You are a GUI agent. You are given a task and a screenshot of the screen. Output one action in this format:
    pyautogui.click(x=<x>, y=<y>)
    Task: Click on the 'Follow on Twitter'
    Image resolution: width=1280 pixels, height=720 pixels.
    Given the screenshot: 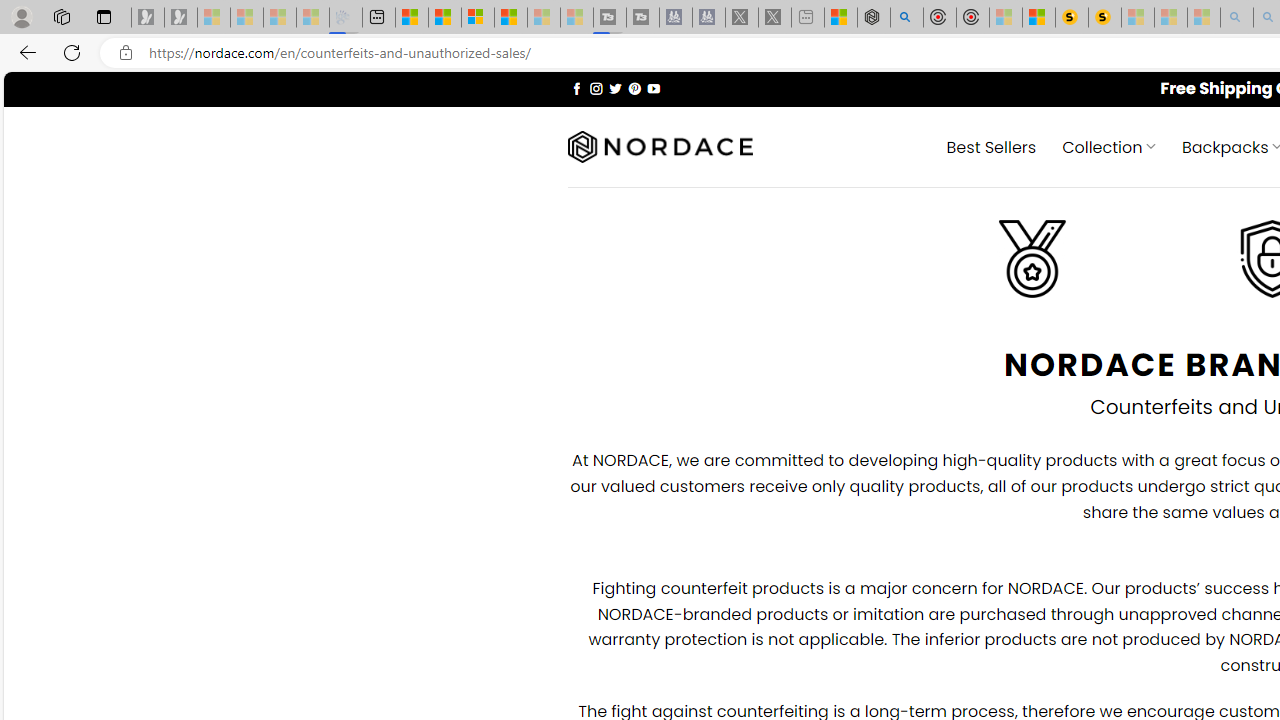 What is the action you would take?
    pyautogui.click(x=614, y=87)
    